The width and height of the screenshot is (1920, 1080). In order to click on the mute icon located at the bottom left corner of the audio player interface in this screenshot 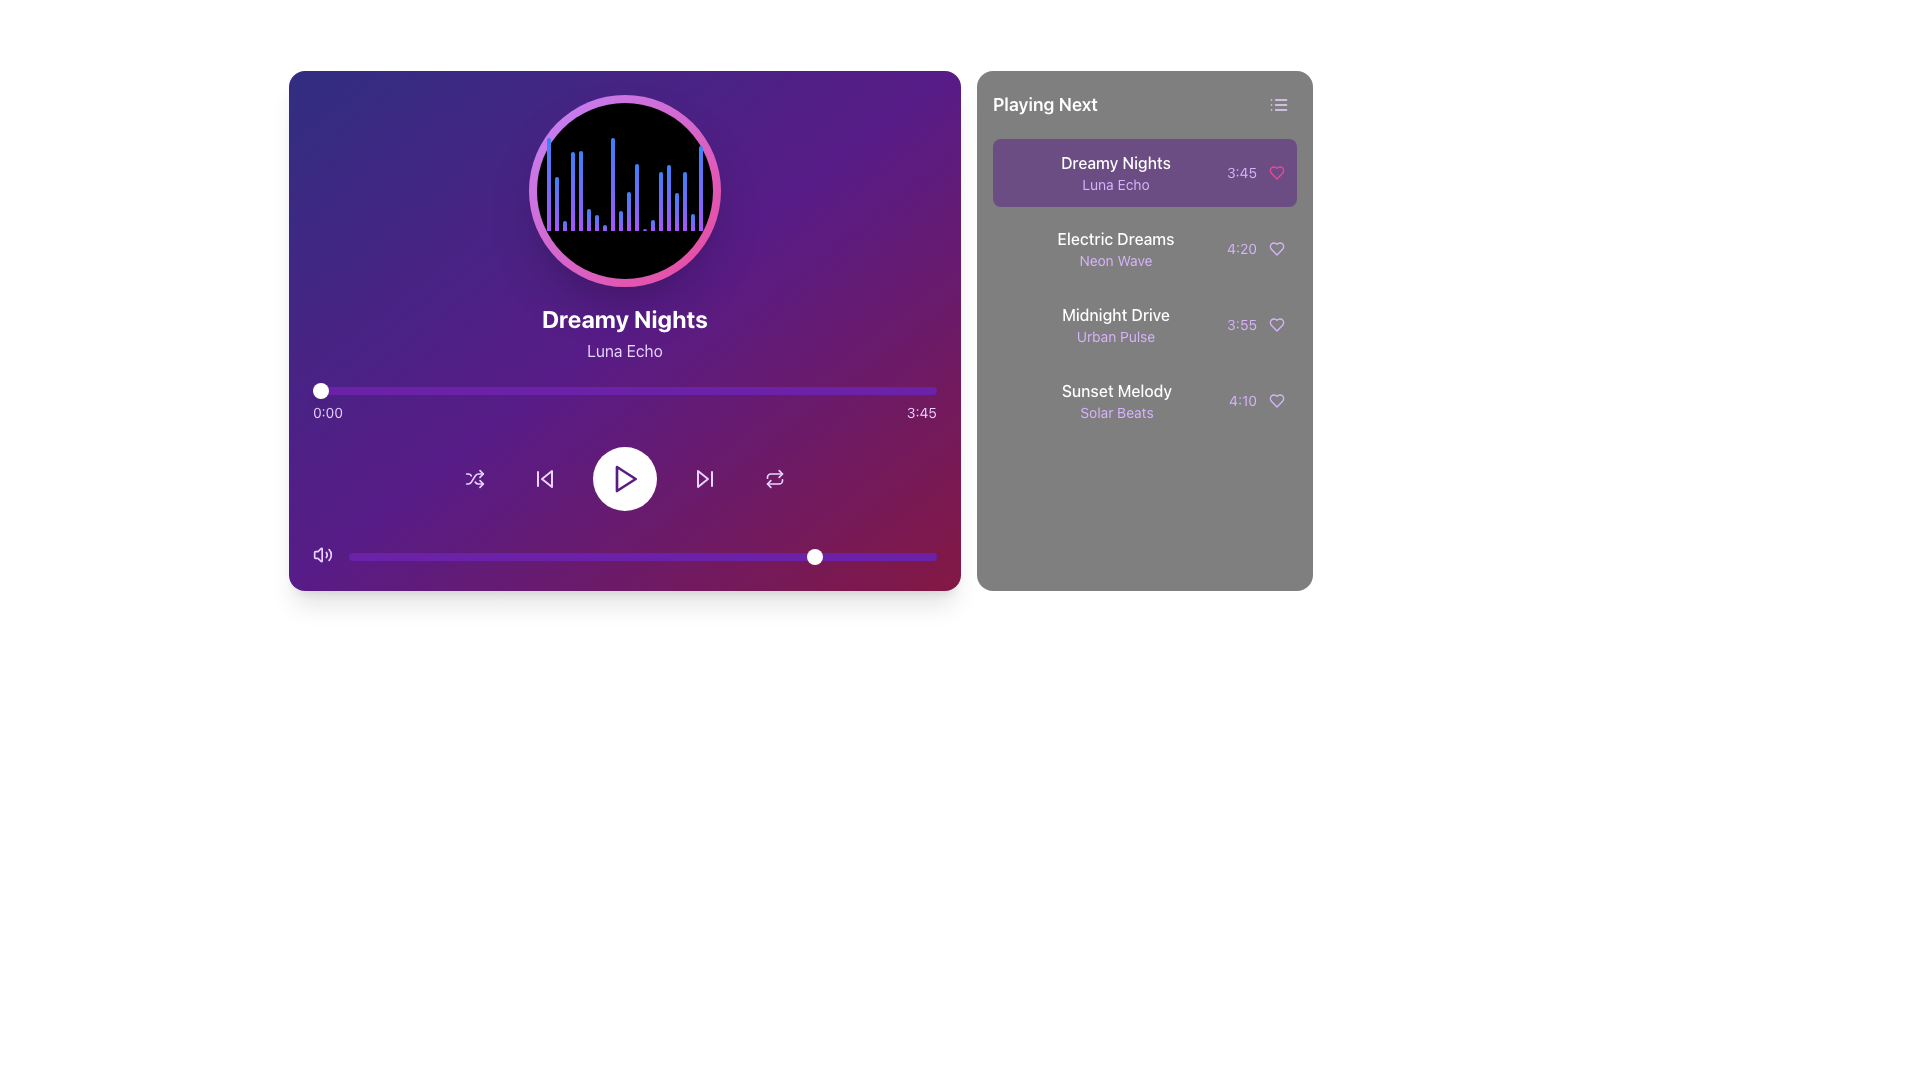, I will do `click(317, 555)`.